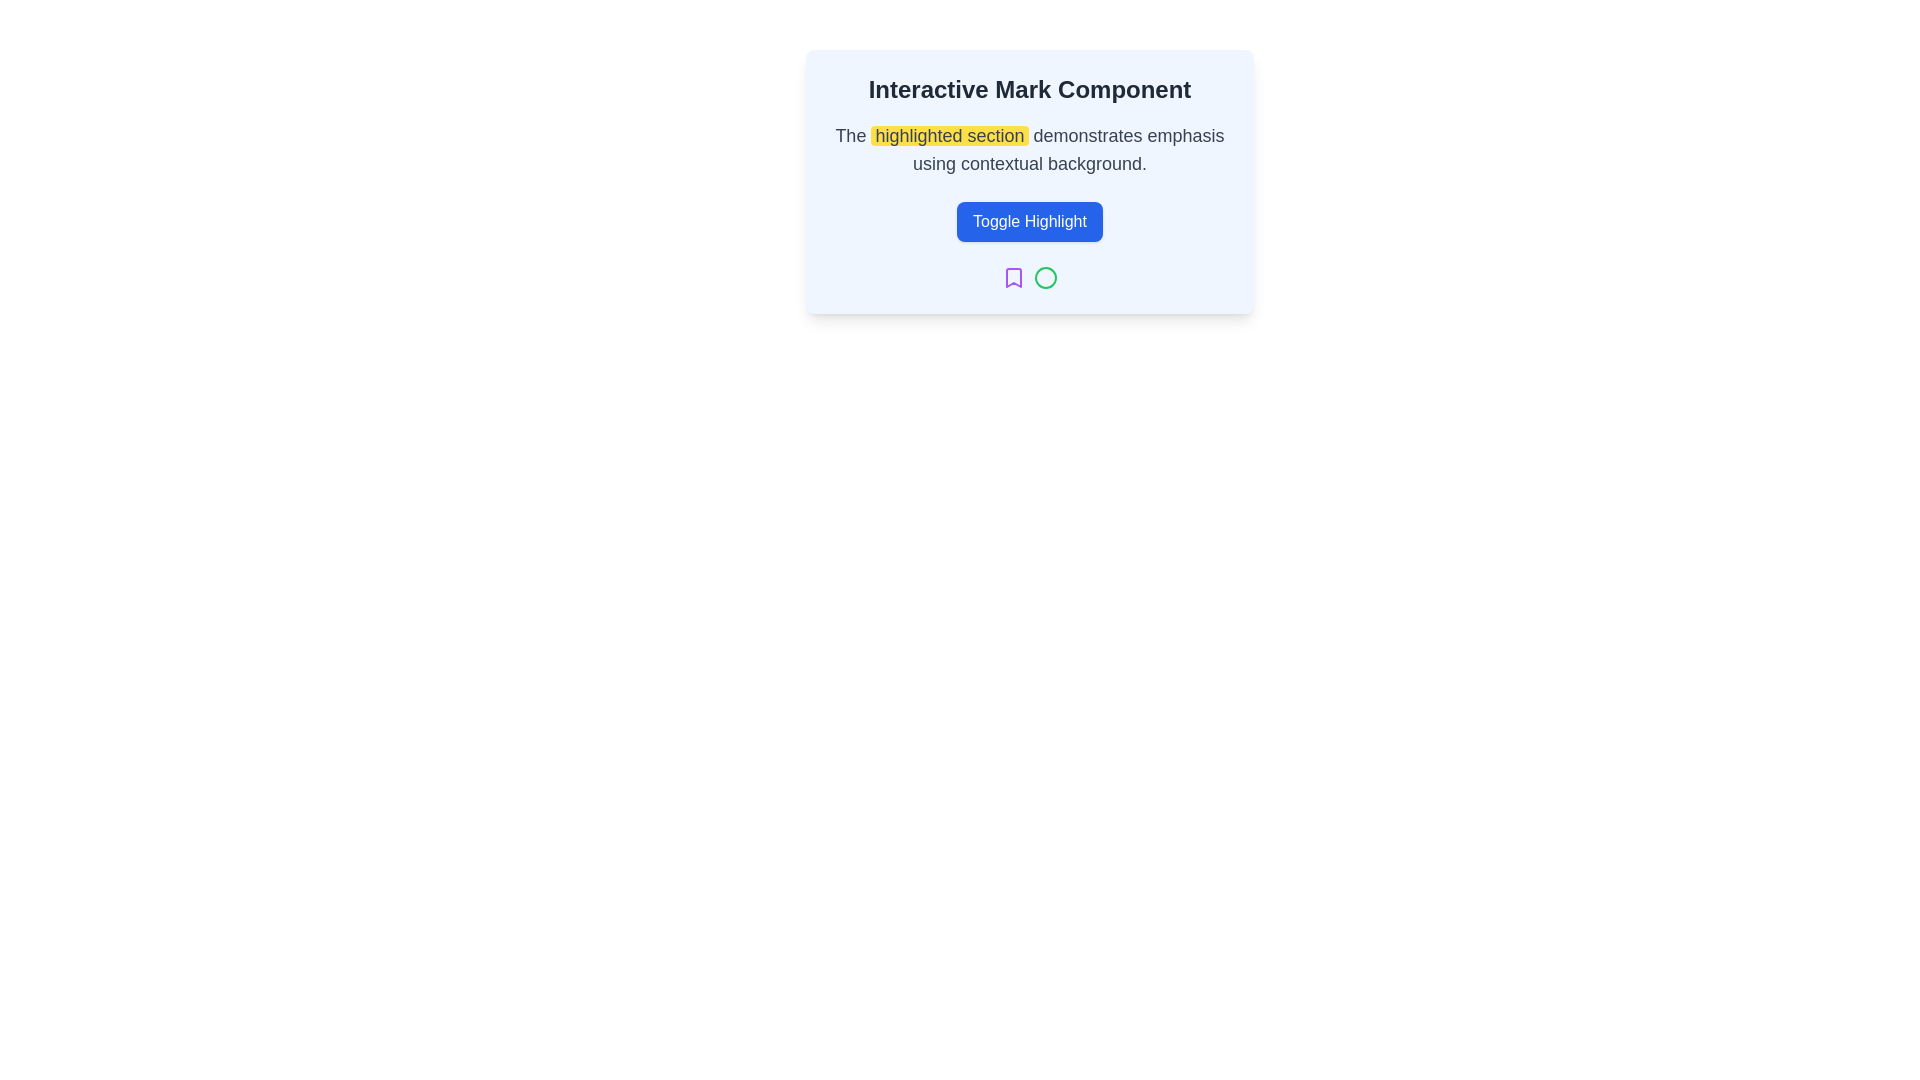 The height and width of the screenshot is (1080, 1920). I want to click on the button designed to toggle the highlighting functionality, which is located below the descriptive text and above the icons for interaction, so click(1030, 222).